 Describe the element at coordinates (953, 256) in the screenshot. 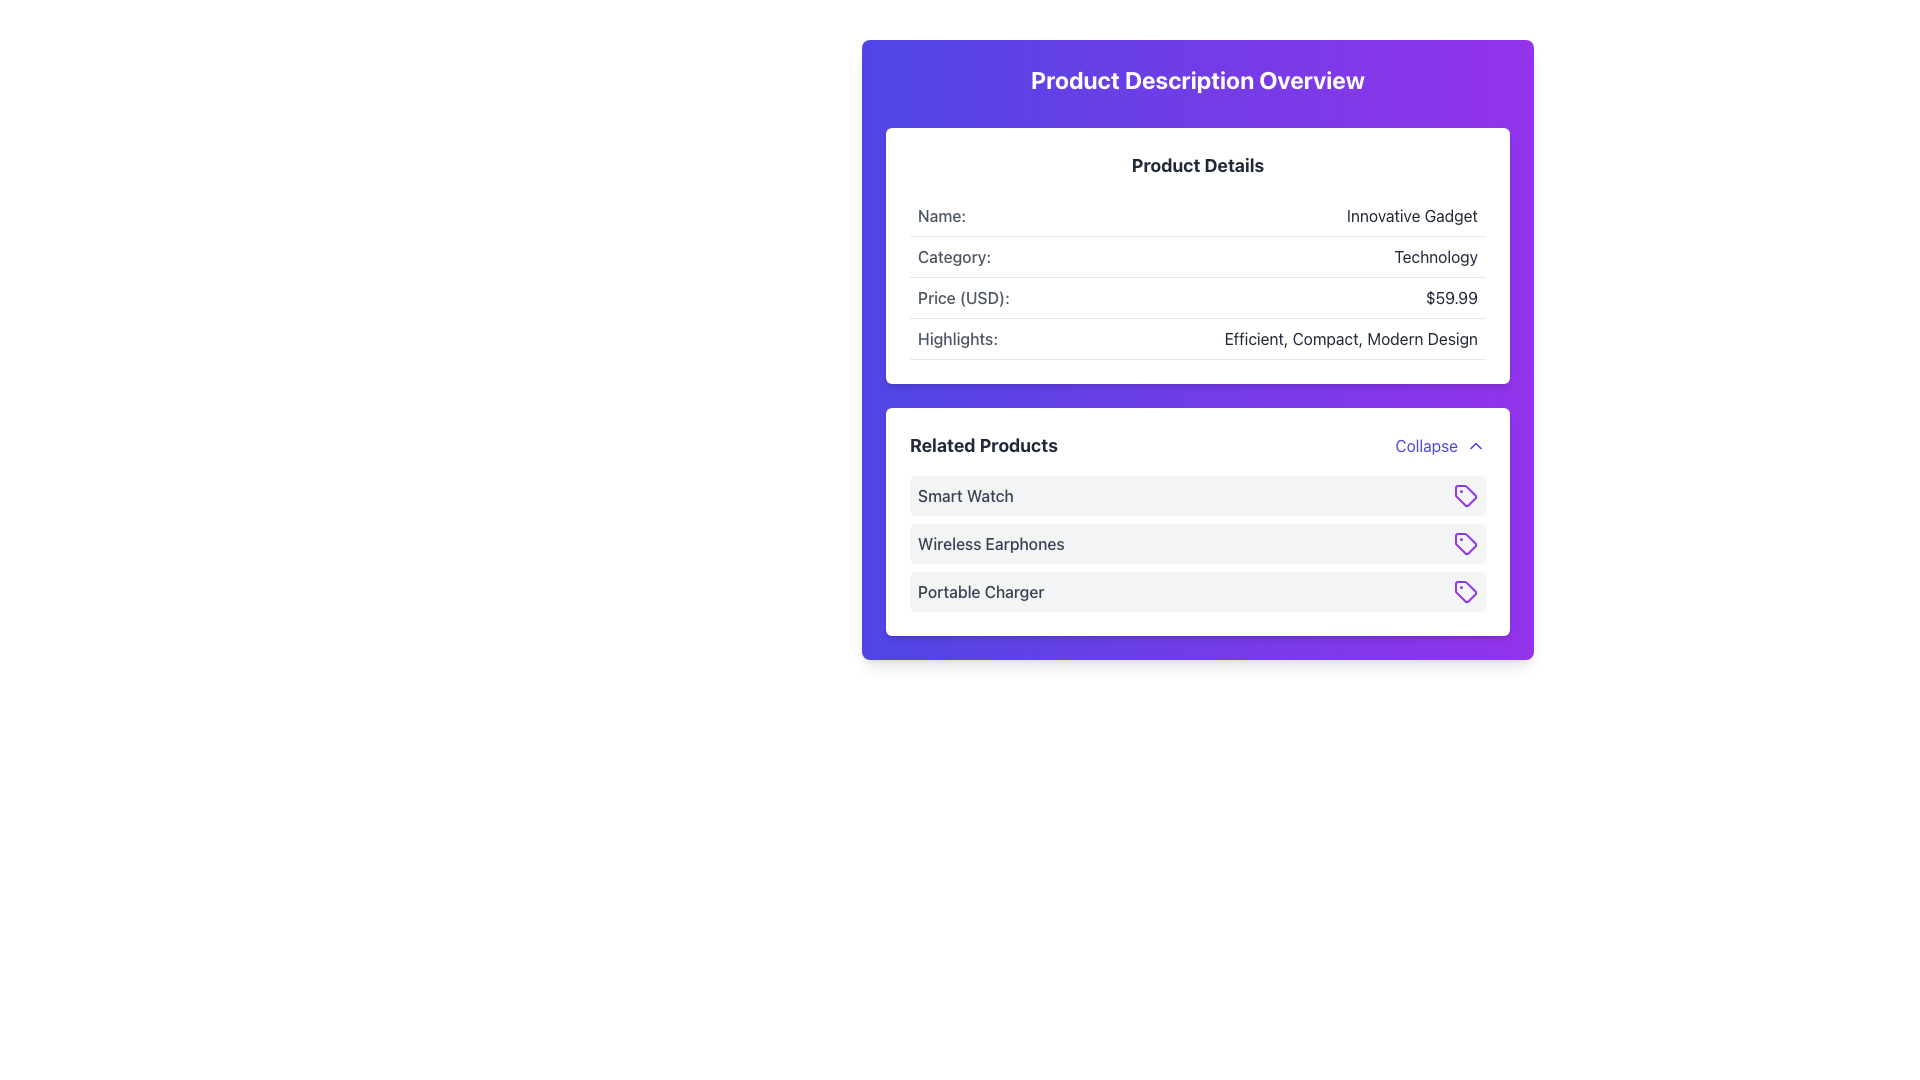

I see `the static text label displaying 'Category:' in medium gray color located in the 'Product Details' section` at that location.